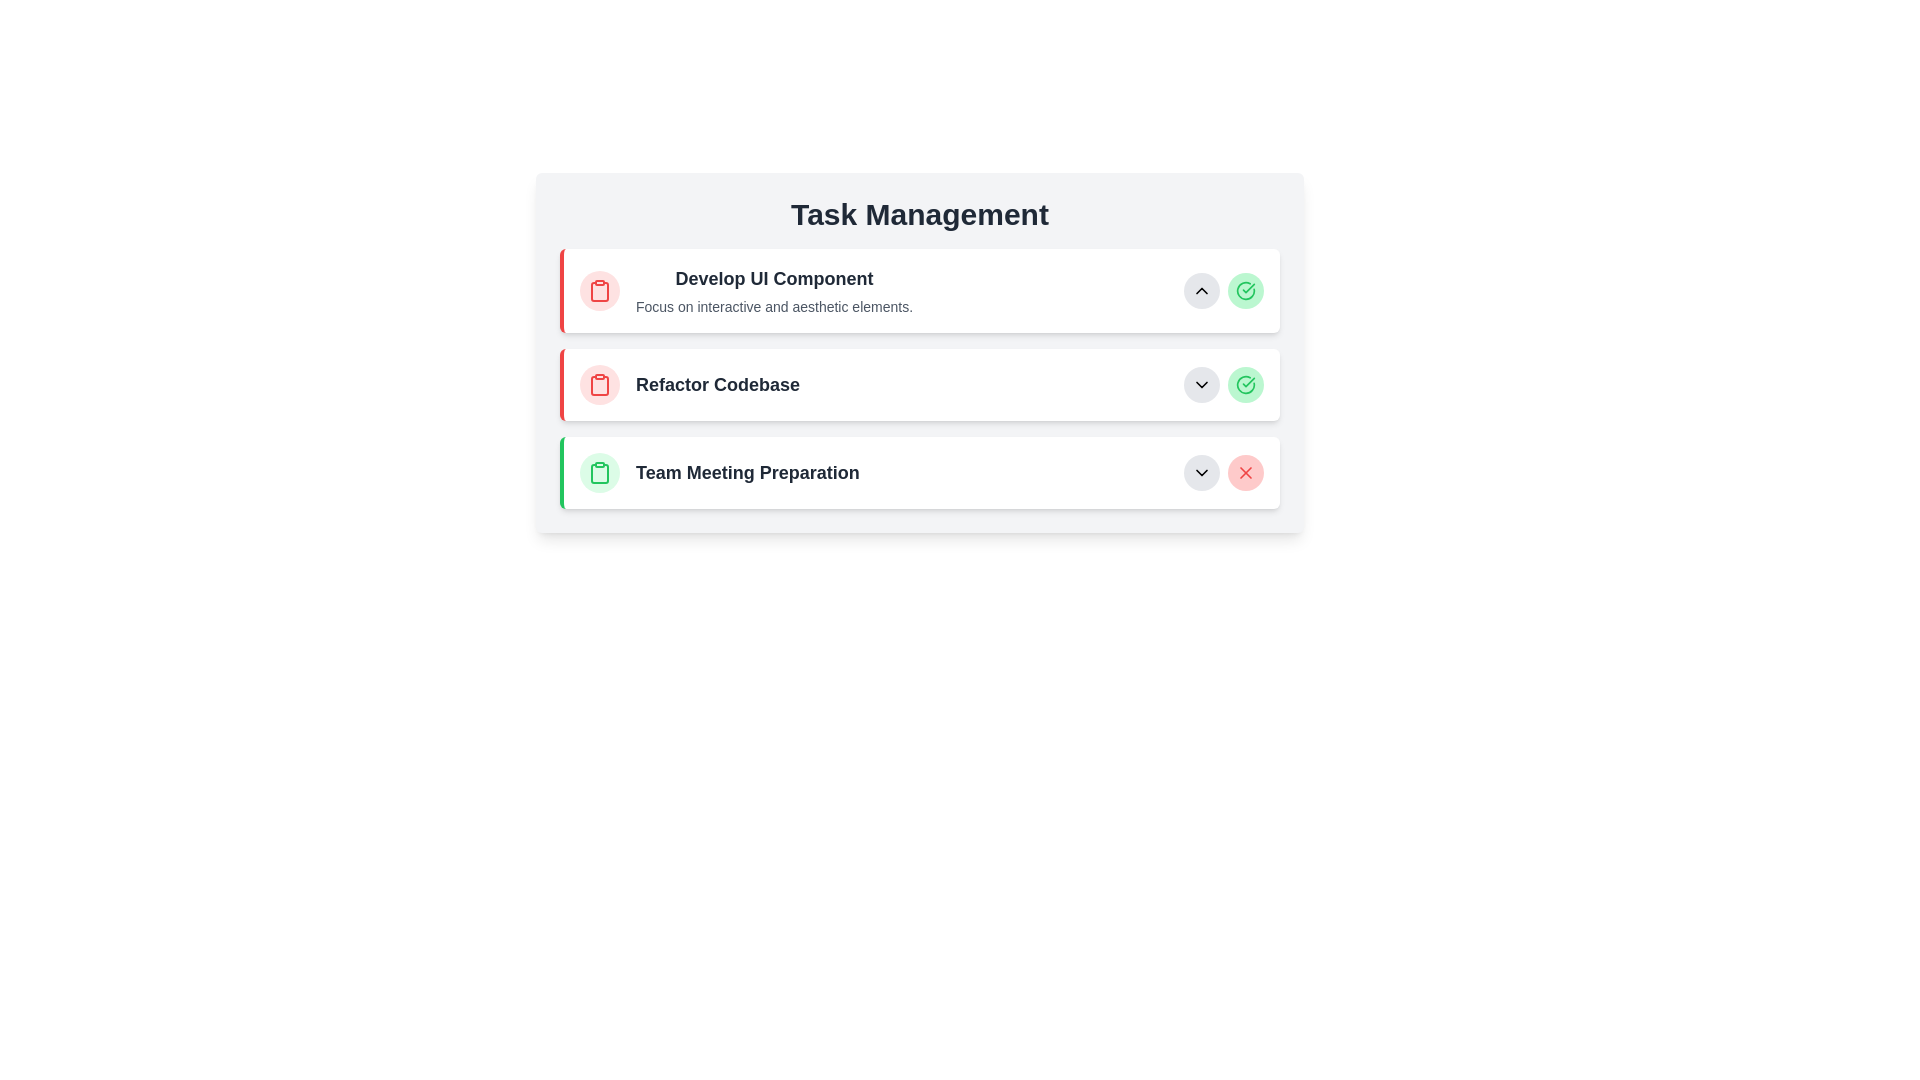 The image size is (1920, 1080). Describe the element at coordinates (746, 473) in the screenshot. I see `the text label reading 'Team Meeting Preparation' which is styled with bold font and dark gray color, located in the third row of a vertical task list below 'Refactor Codebase' and to the right of the clipboard icon` at that location.